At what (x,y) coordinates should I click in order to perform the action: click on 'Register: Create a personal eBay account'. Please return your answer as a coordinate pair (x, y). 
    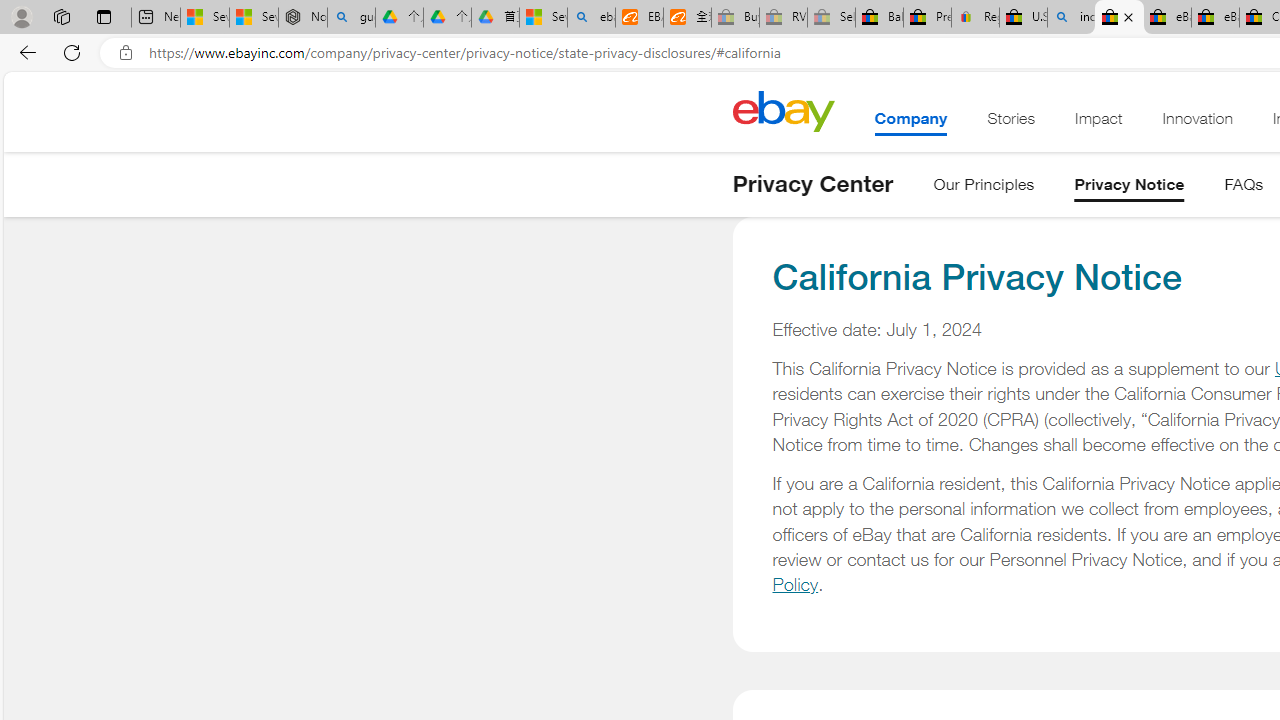
    Looking at the image, I should click on (976, 17).